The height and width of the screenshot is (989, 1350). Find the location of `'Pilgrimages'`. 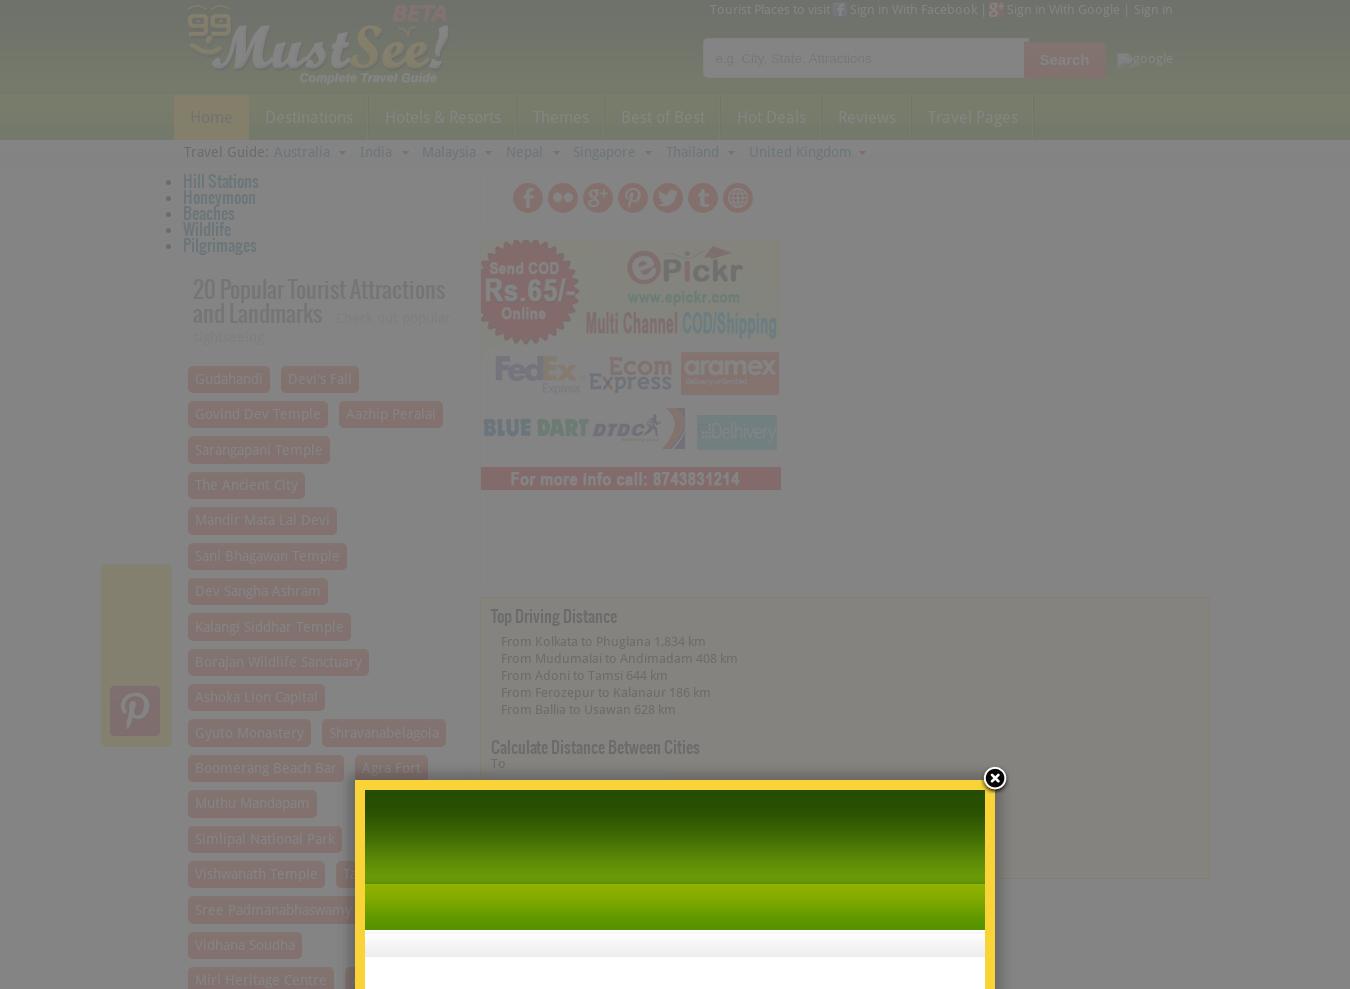

'Pilgrimages' is located at coordinates (218, 242).